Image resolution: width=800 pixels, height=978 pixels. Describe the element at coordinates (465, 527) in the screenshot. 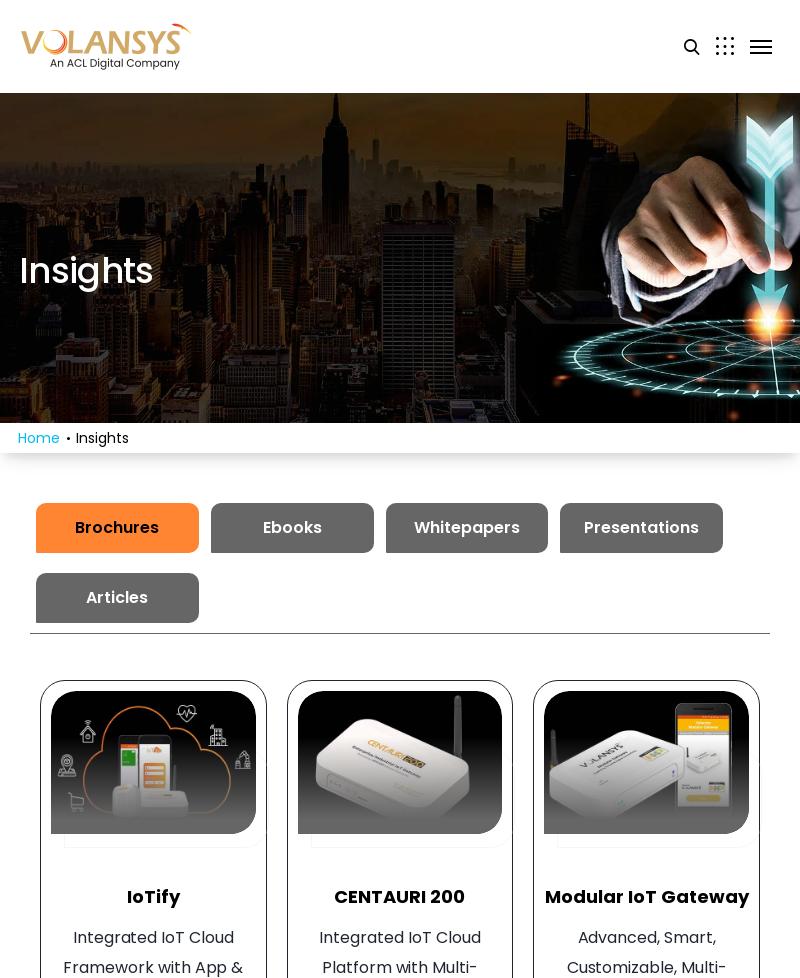

I see `'Whitepapers'` at that location.